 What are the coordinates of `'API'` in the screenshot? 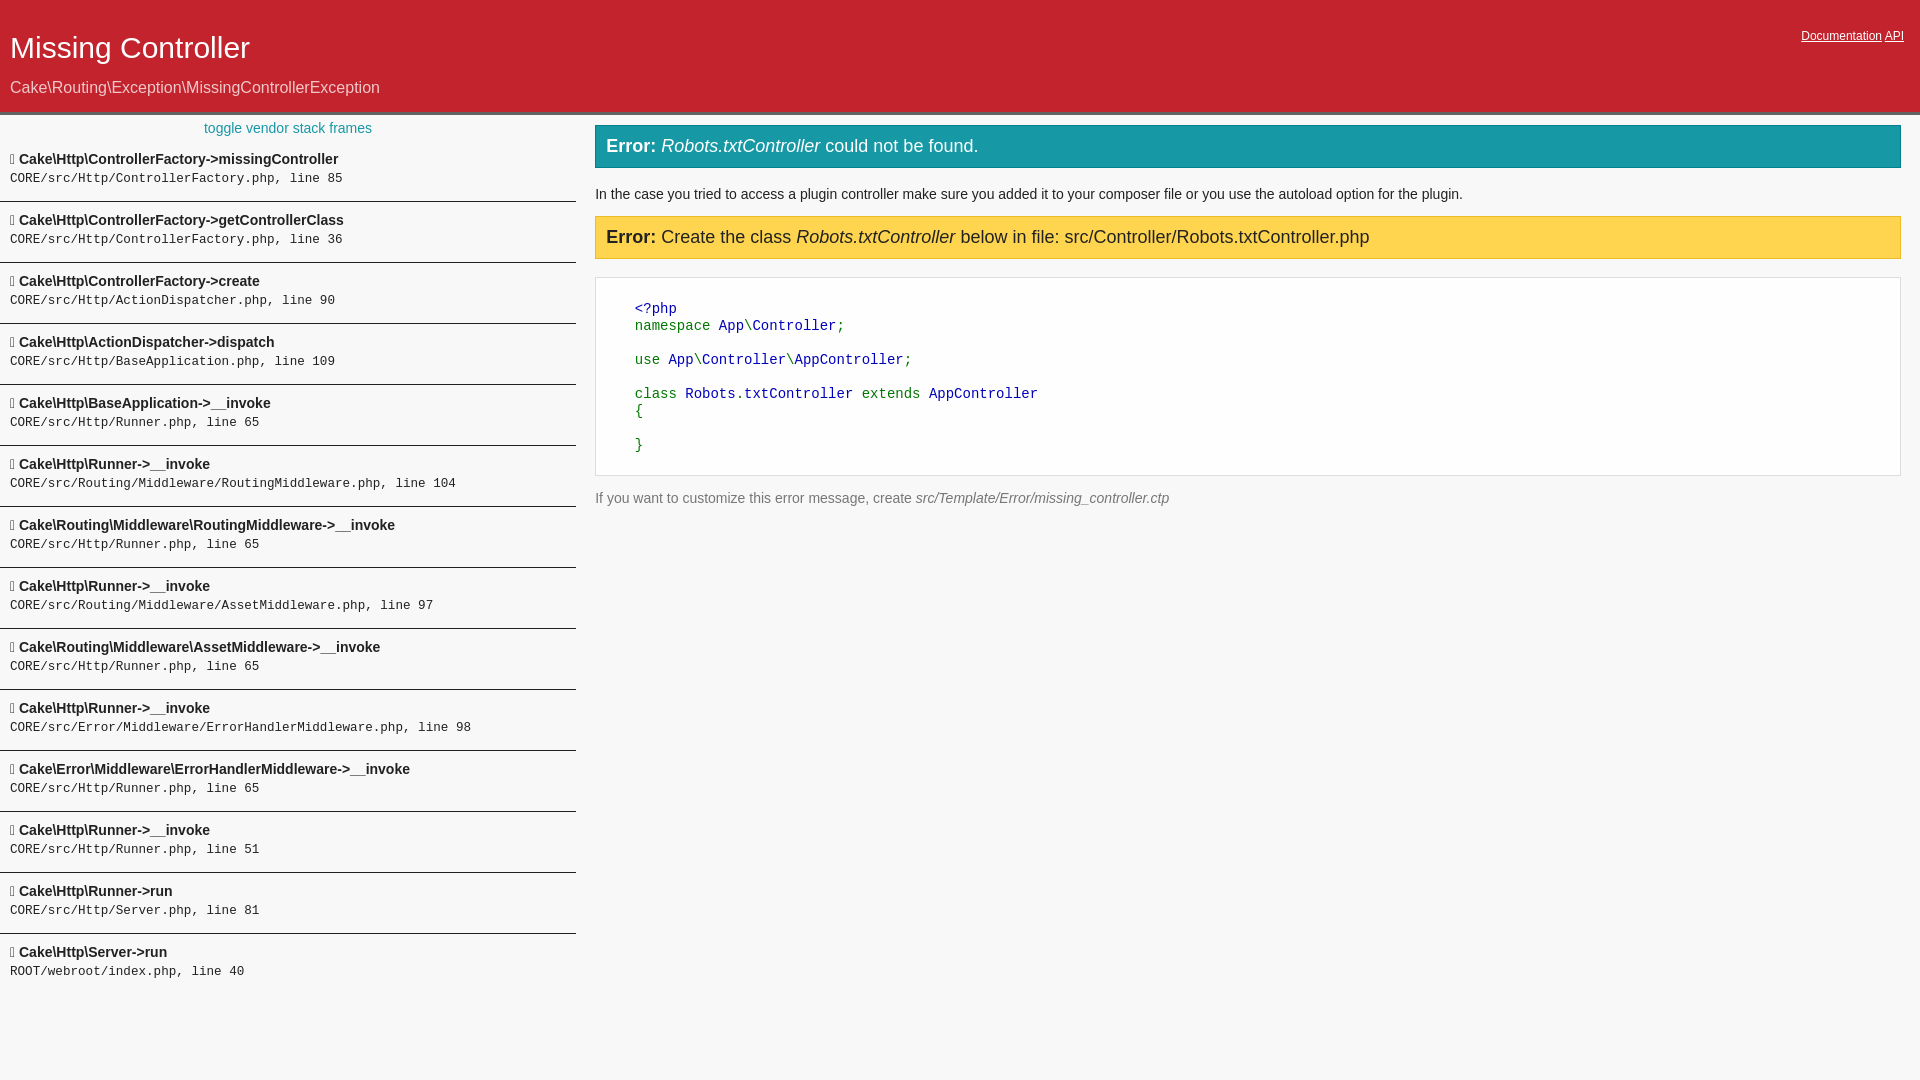 It's located at (1893, 35).